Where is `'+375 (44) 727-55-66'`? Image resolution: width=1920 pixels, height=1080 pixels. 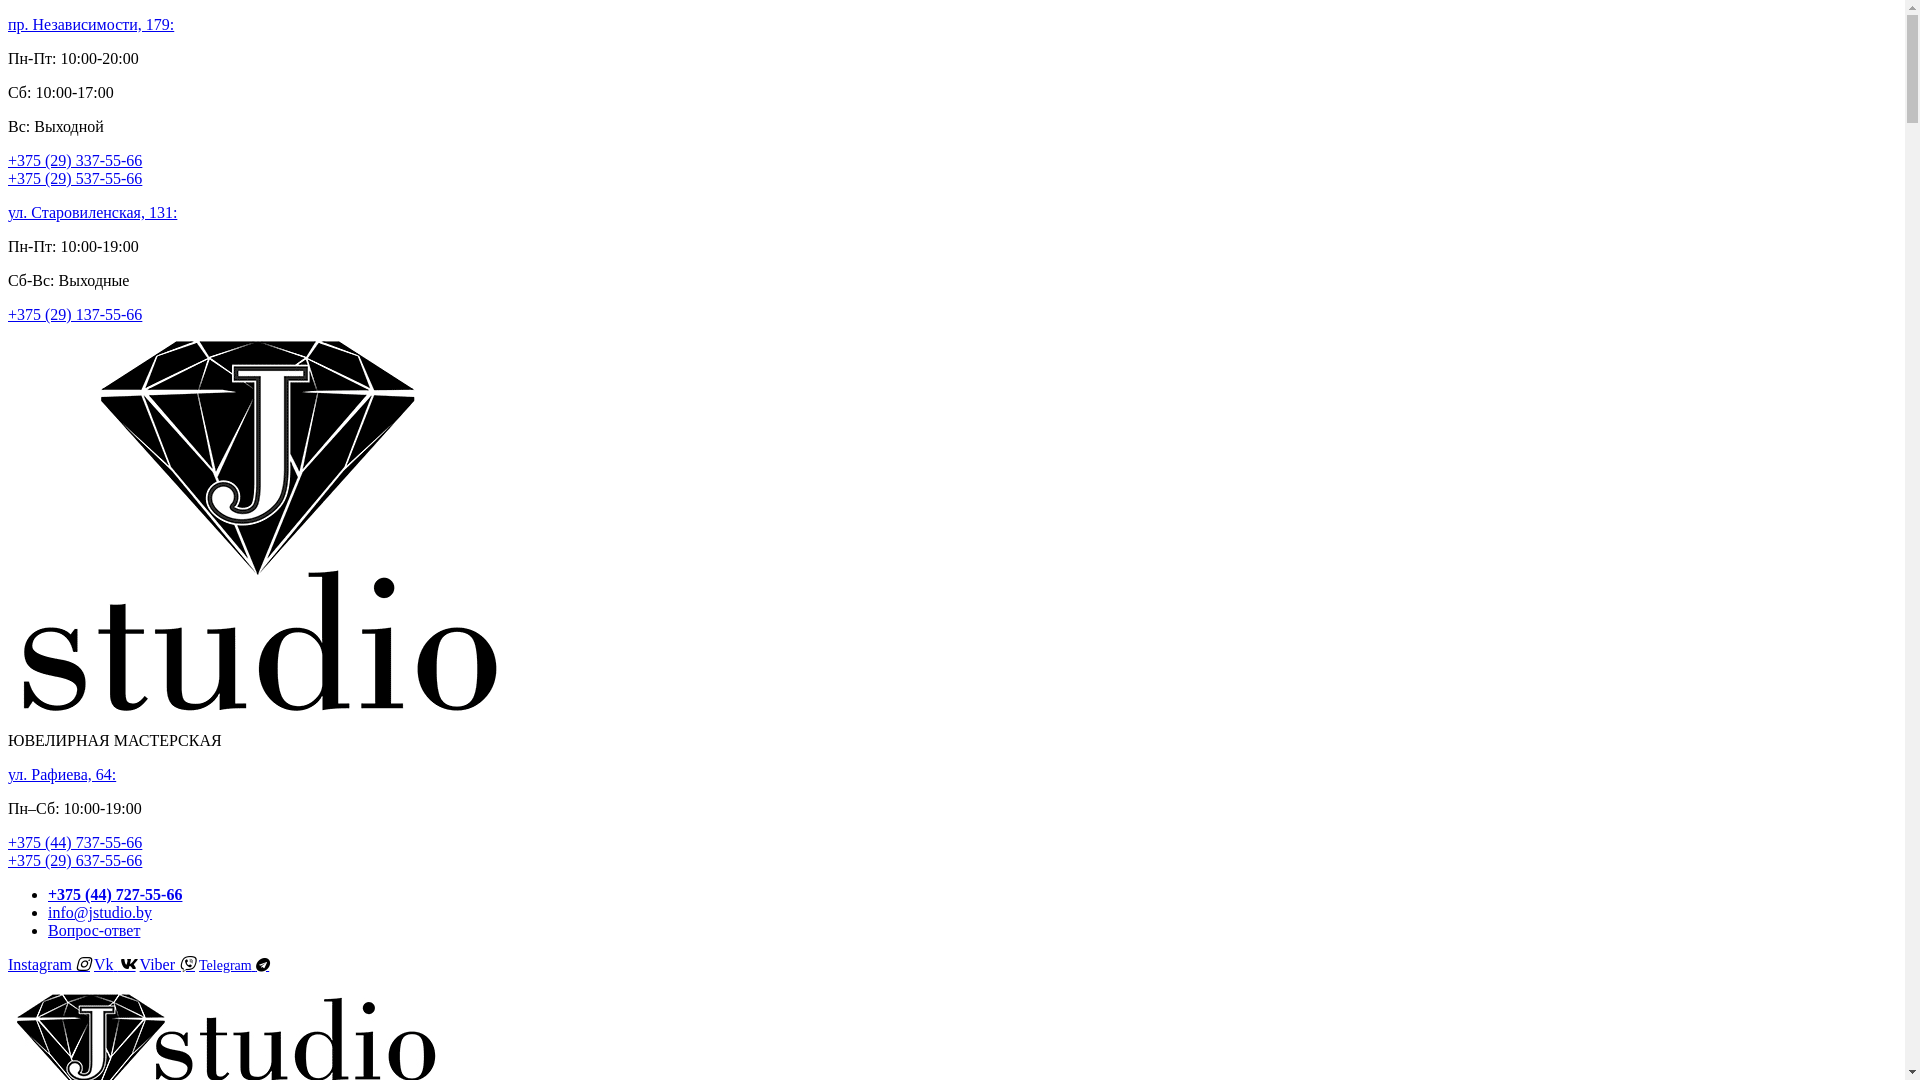 '+375 (44) 727-55-66' is located at coordinates (114, 893).